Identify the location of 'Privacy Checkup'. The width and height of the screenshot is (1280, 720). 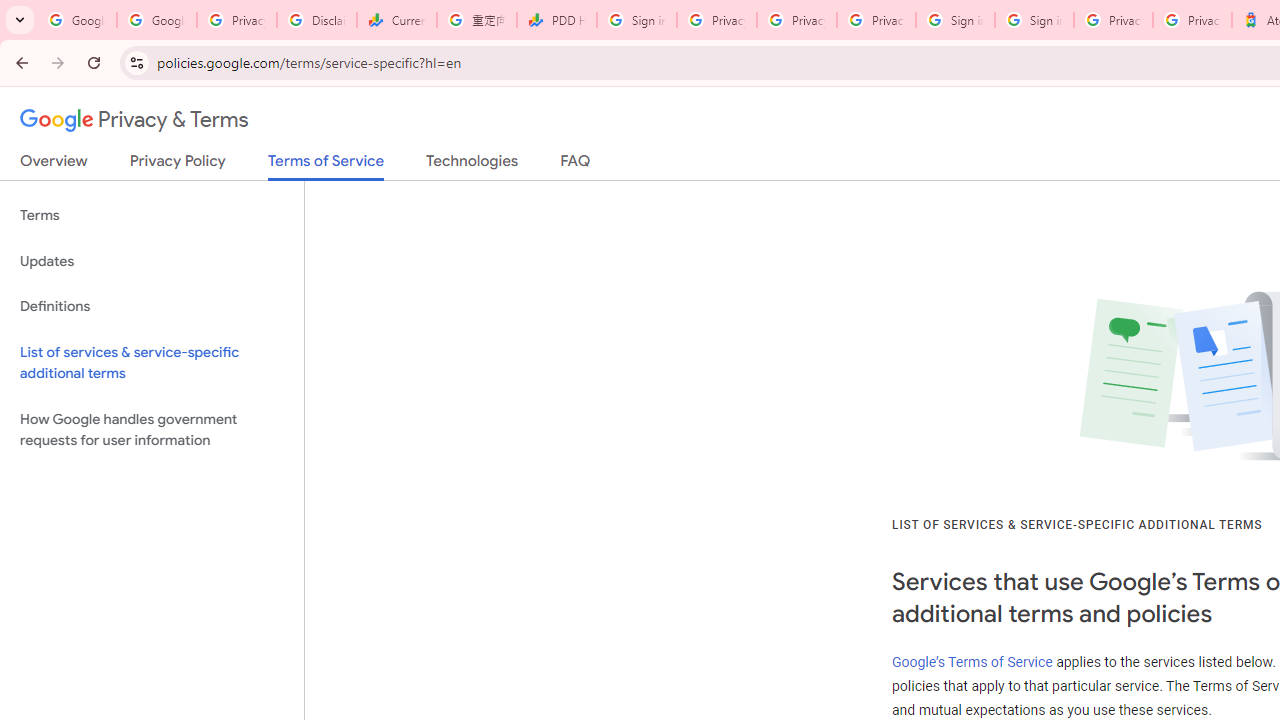
(795, 20).